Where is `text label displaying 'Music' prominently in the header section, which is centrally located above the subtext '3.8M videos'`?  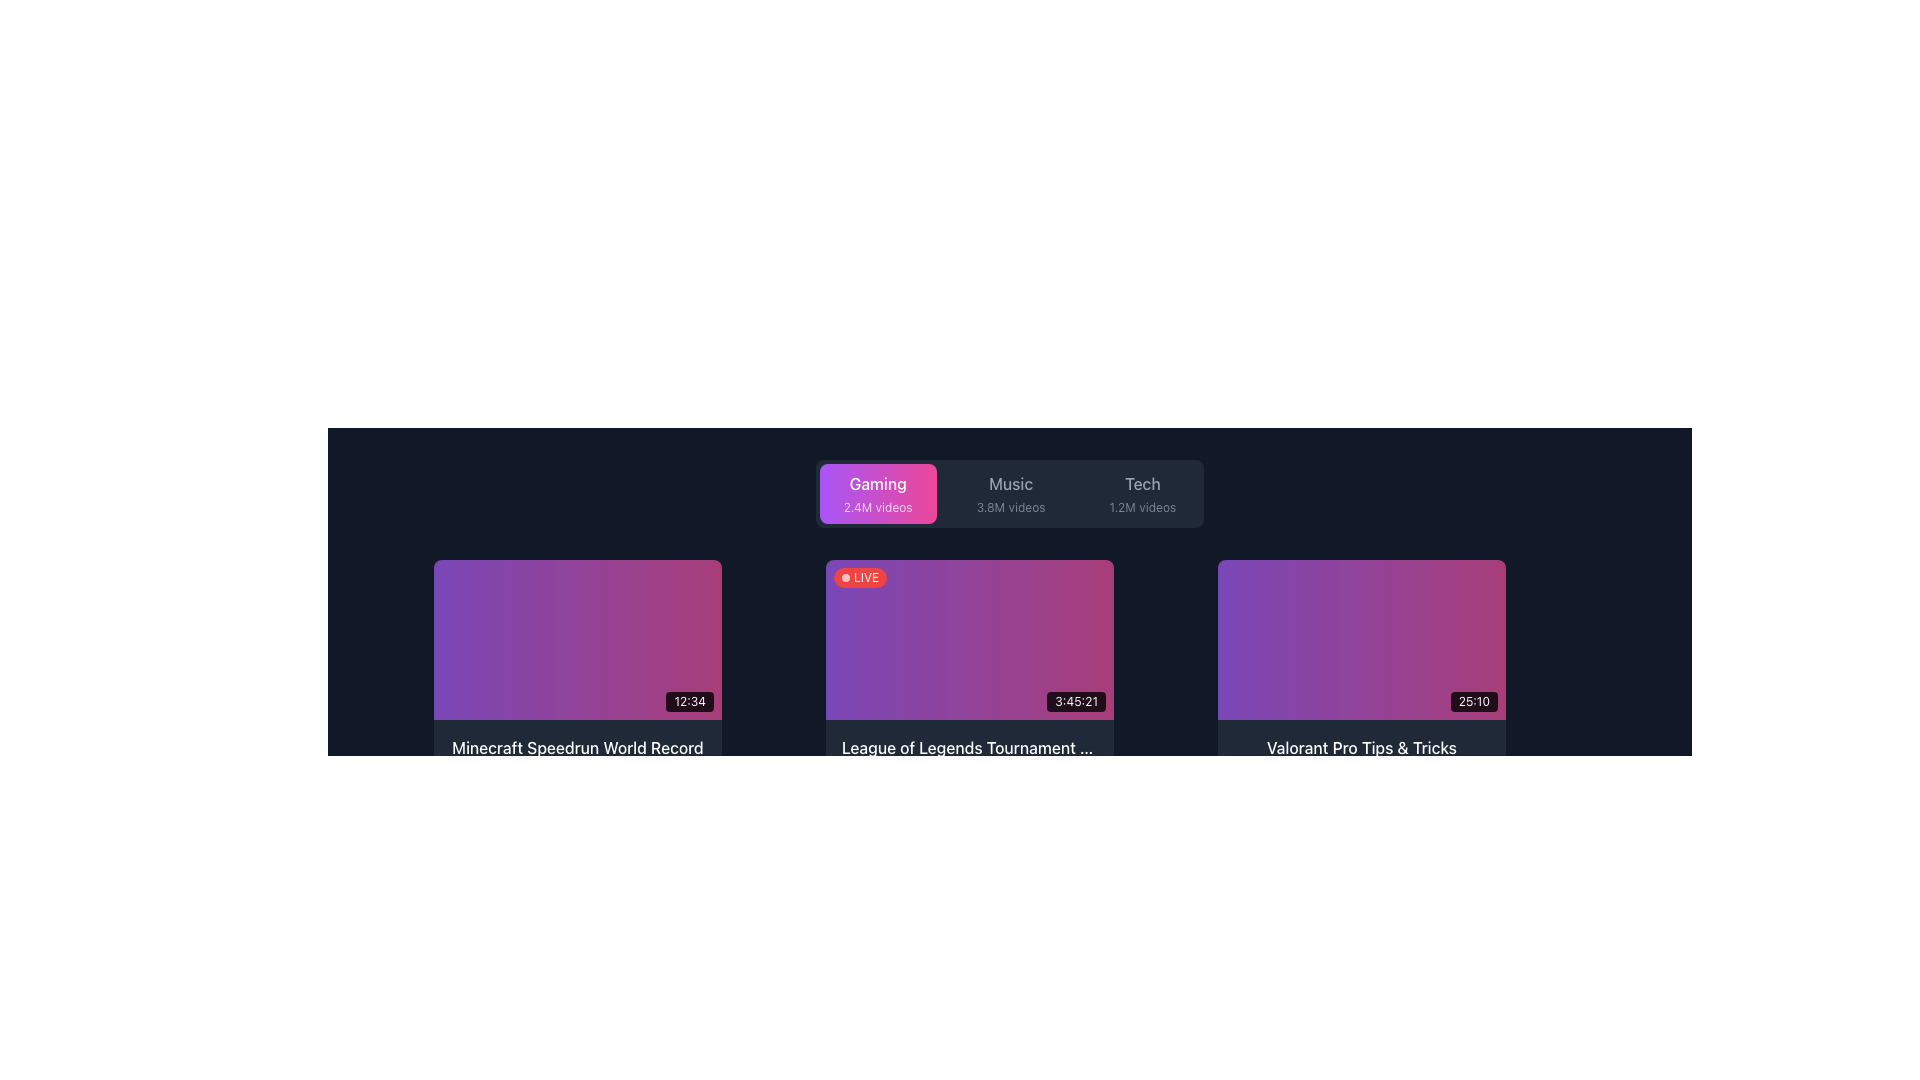 text label displaying 'Music' prominently in the header section, which is centrally located above the subtext '3.8M videos' is located at coordinates (1011, 483).